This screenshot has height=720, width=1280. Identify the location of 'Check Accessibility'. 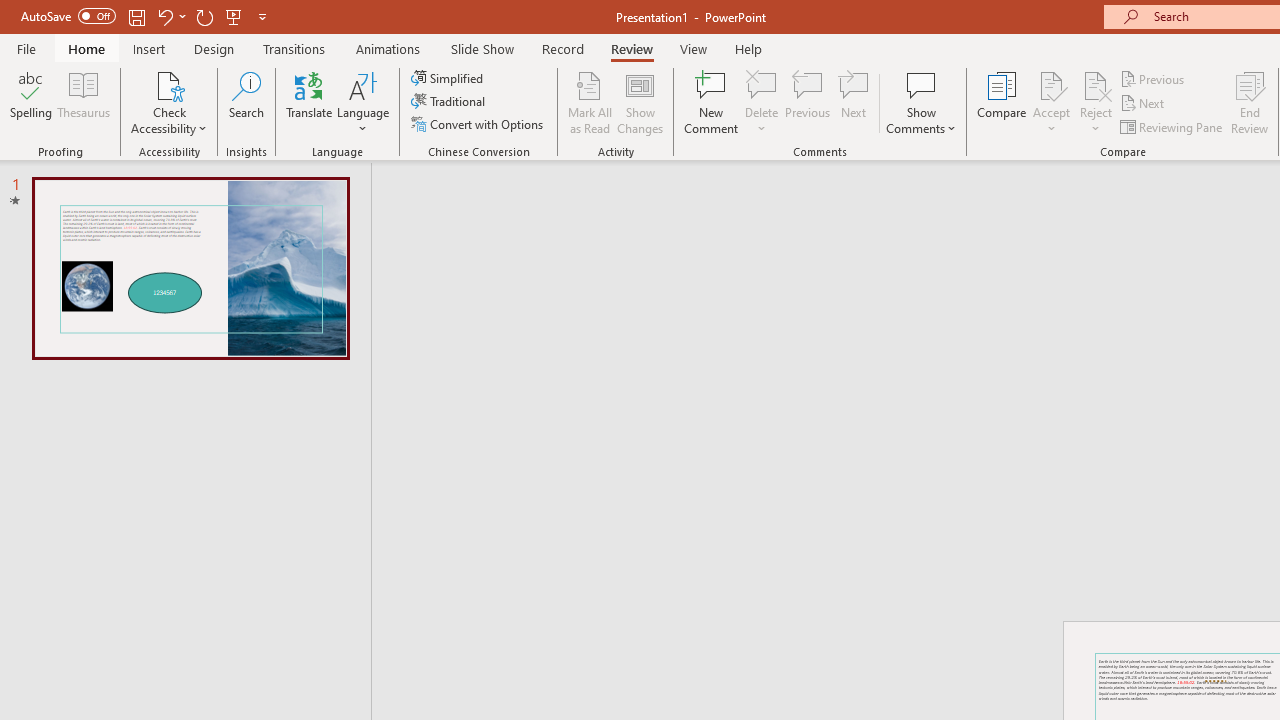
(169, 84).